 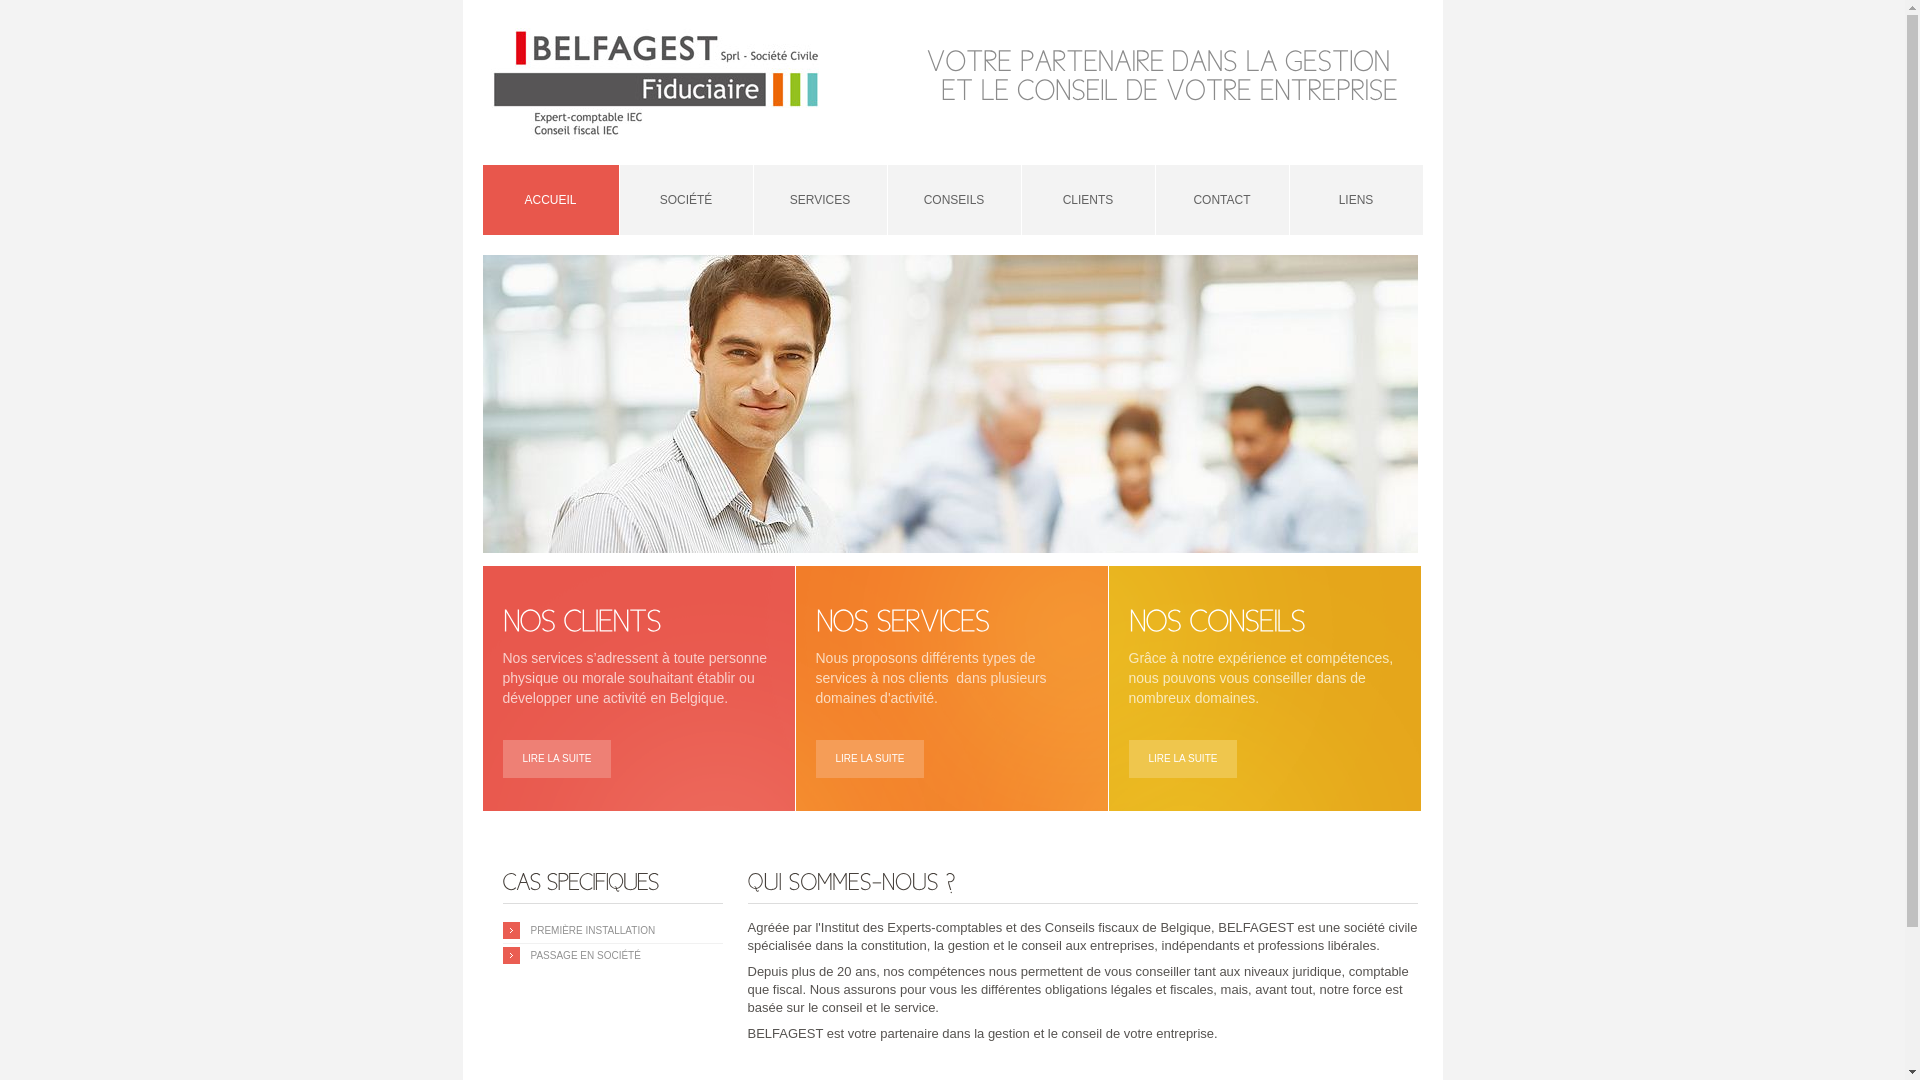 I want to click on 'LIRE LA SUITE', so click(x=870, y=759).